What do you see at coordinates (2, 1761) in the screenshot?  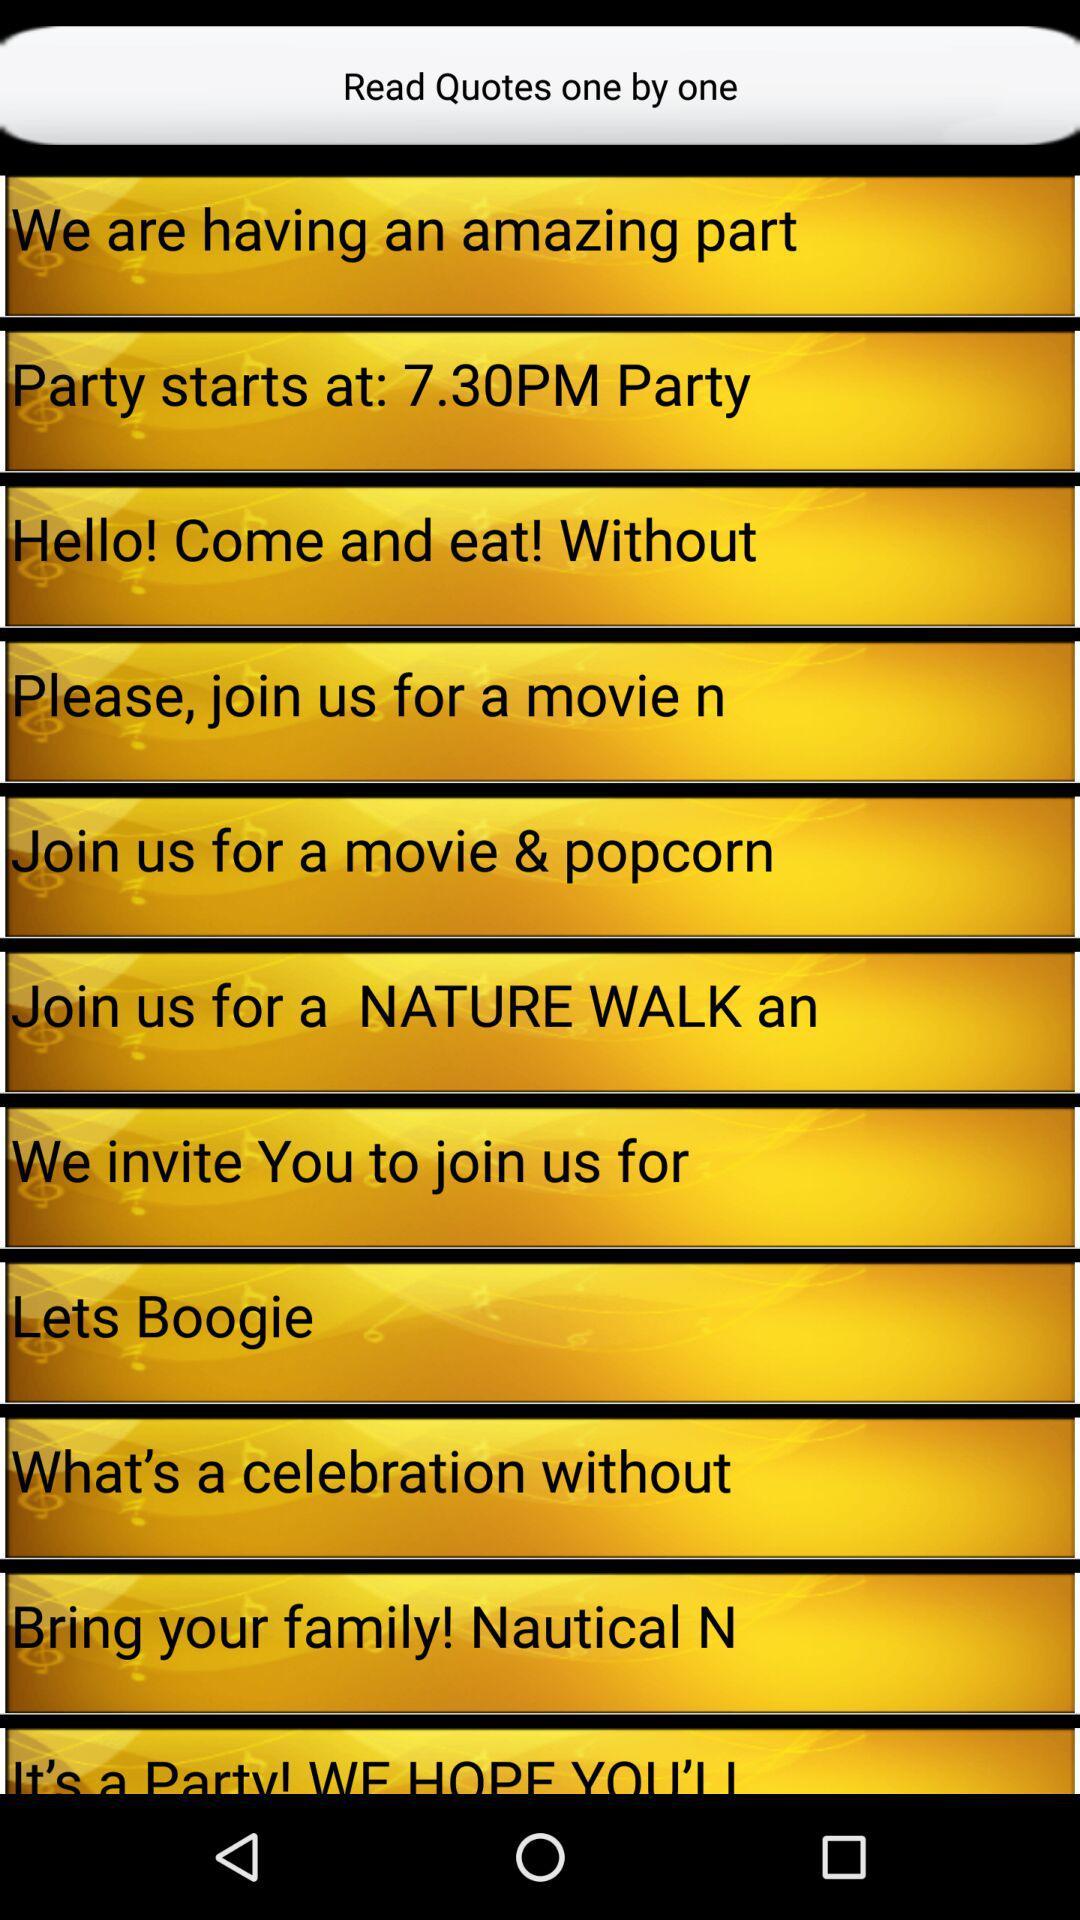 I see `item to the left of the it s a app` at bounding box center [2, 1761].